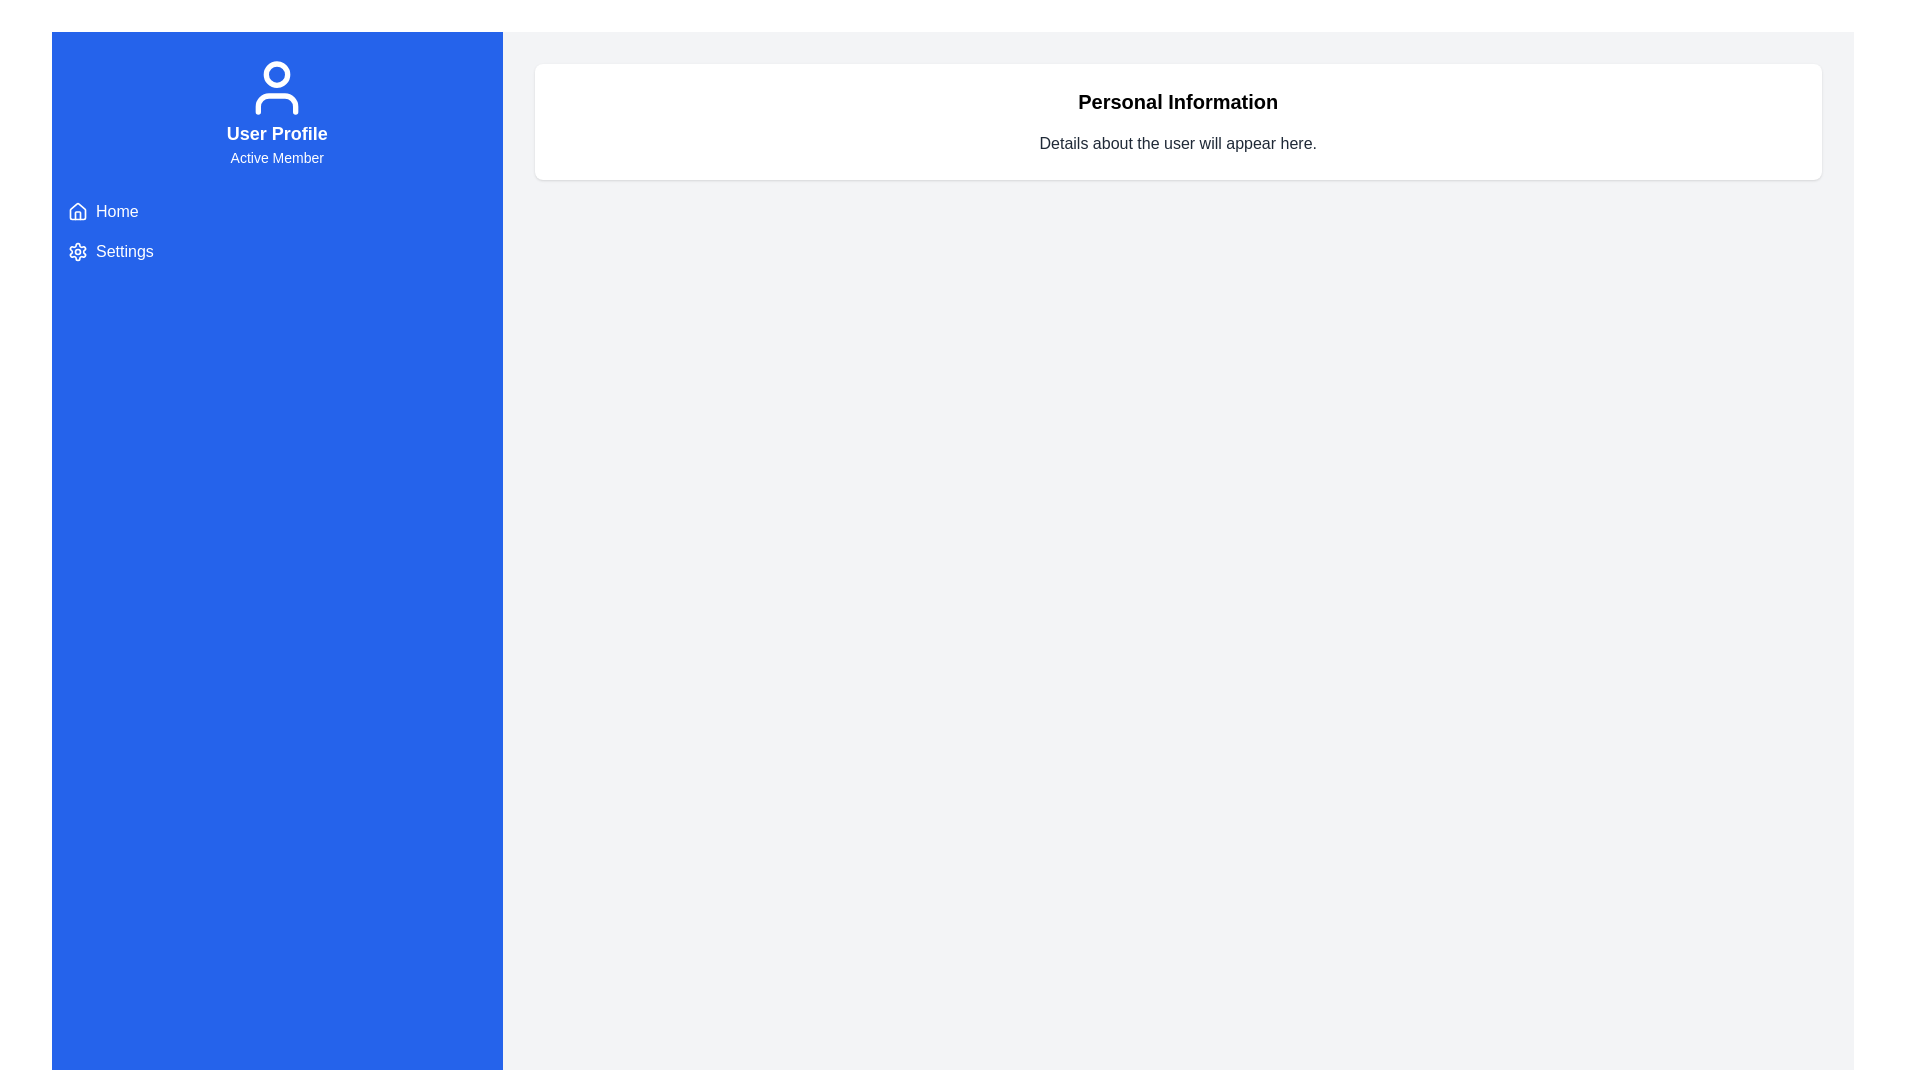 This screenshot has height=1080, width=1920. I want to click on the 'Home' navigation icon located at the top left of the sidebar, which visually represents the Home option, so click(77, 211).